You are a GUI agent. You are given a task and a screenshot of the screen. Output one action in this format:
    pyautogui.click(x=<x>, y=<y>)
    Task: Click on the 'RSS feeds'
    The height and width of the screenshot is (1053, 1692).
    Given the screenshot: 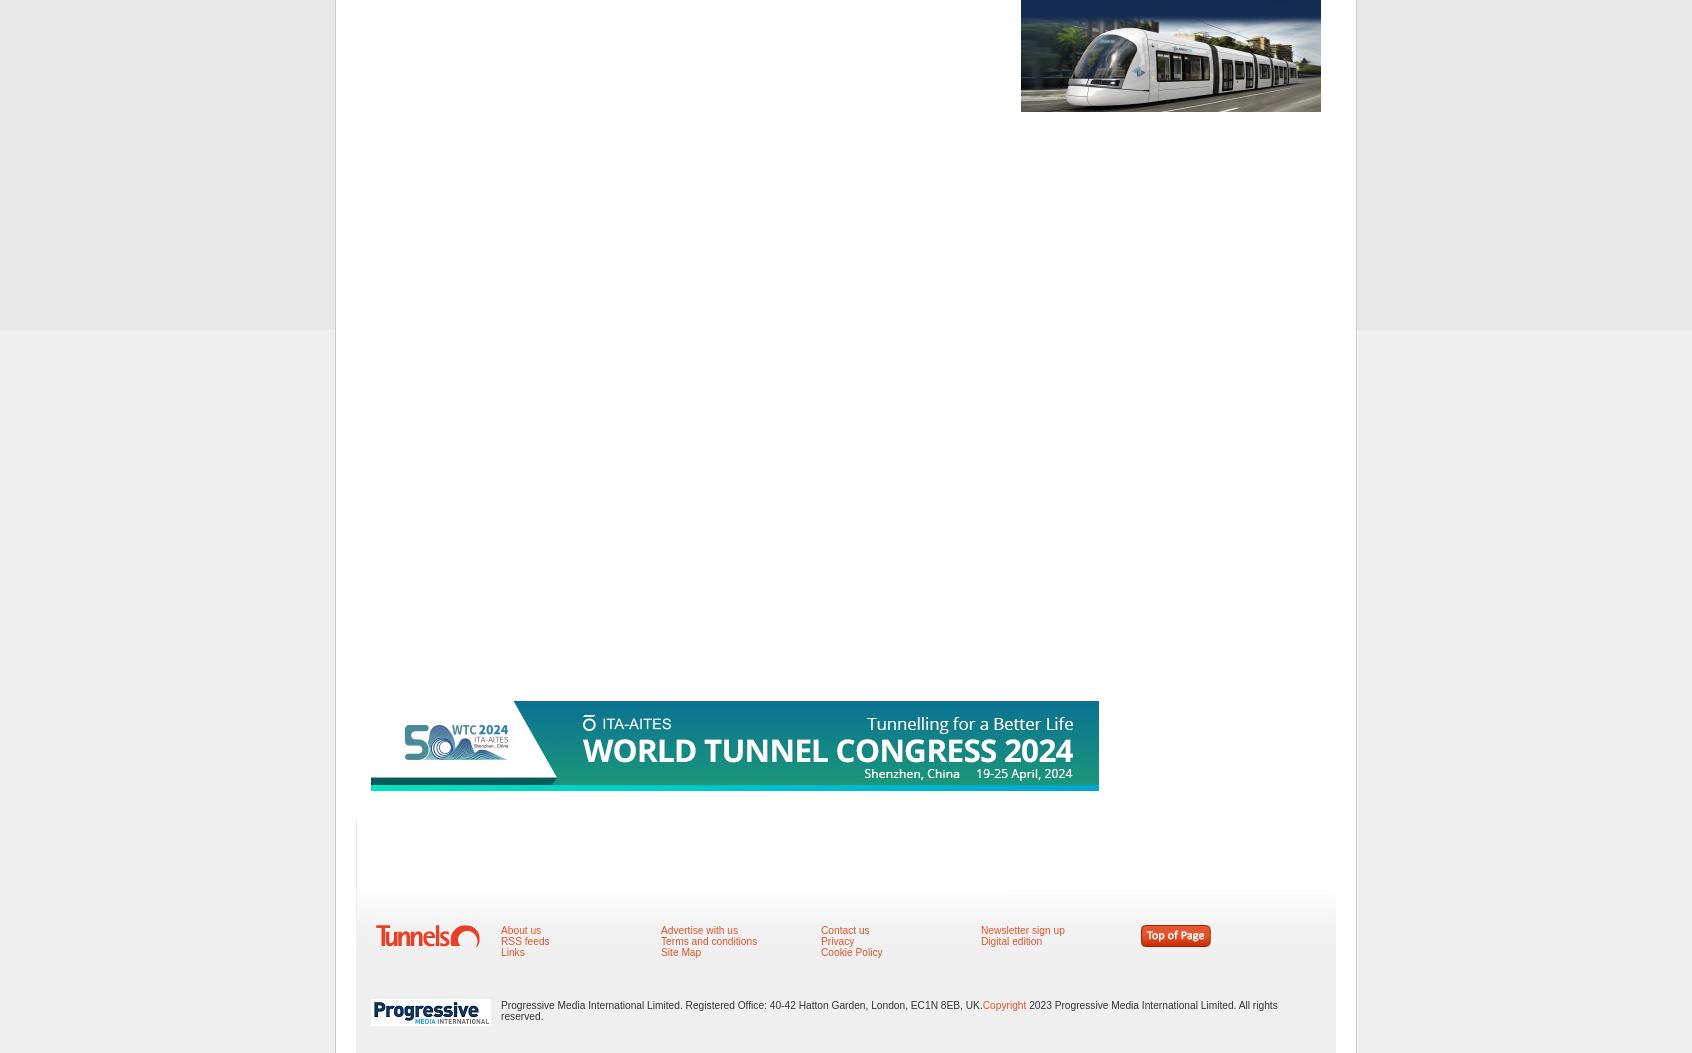 What is the action you would take?
    pyautogui.click(x=525, y=940)
    